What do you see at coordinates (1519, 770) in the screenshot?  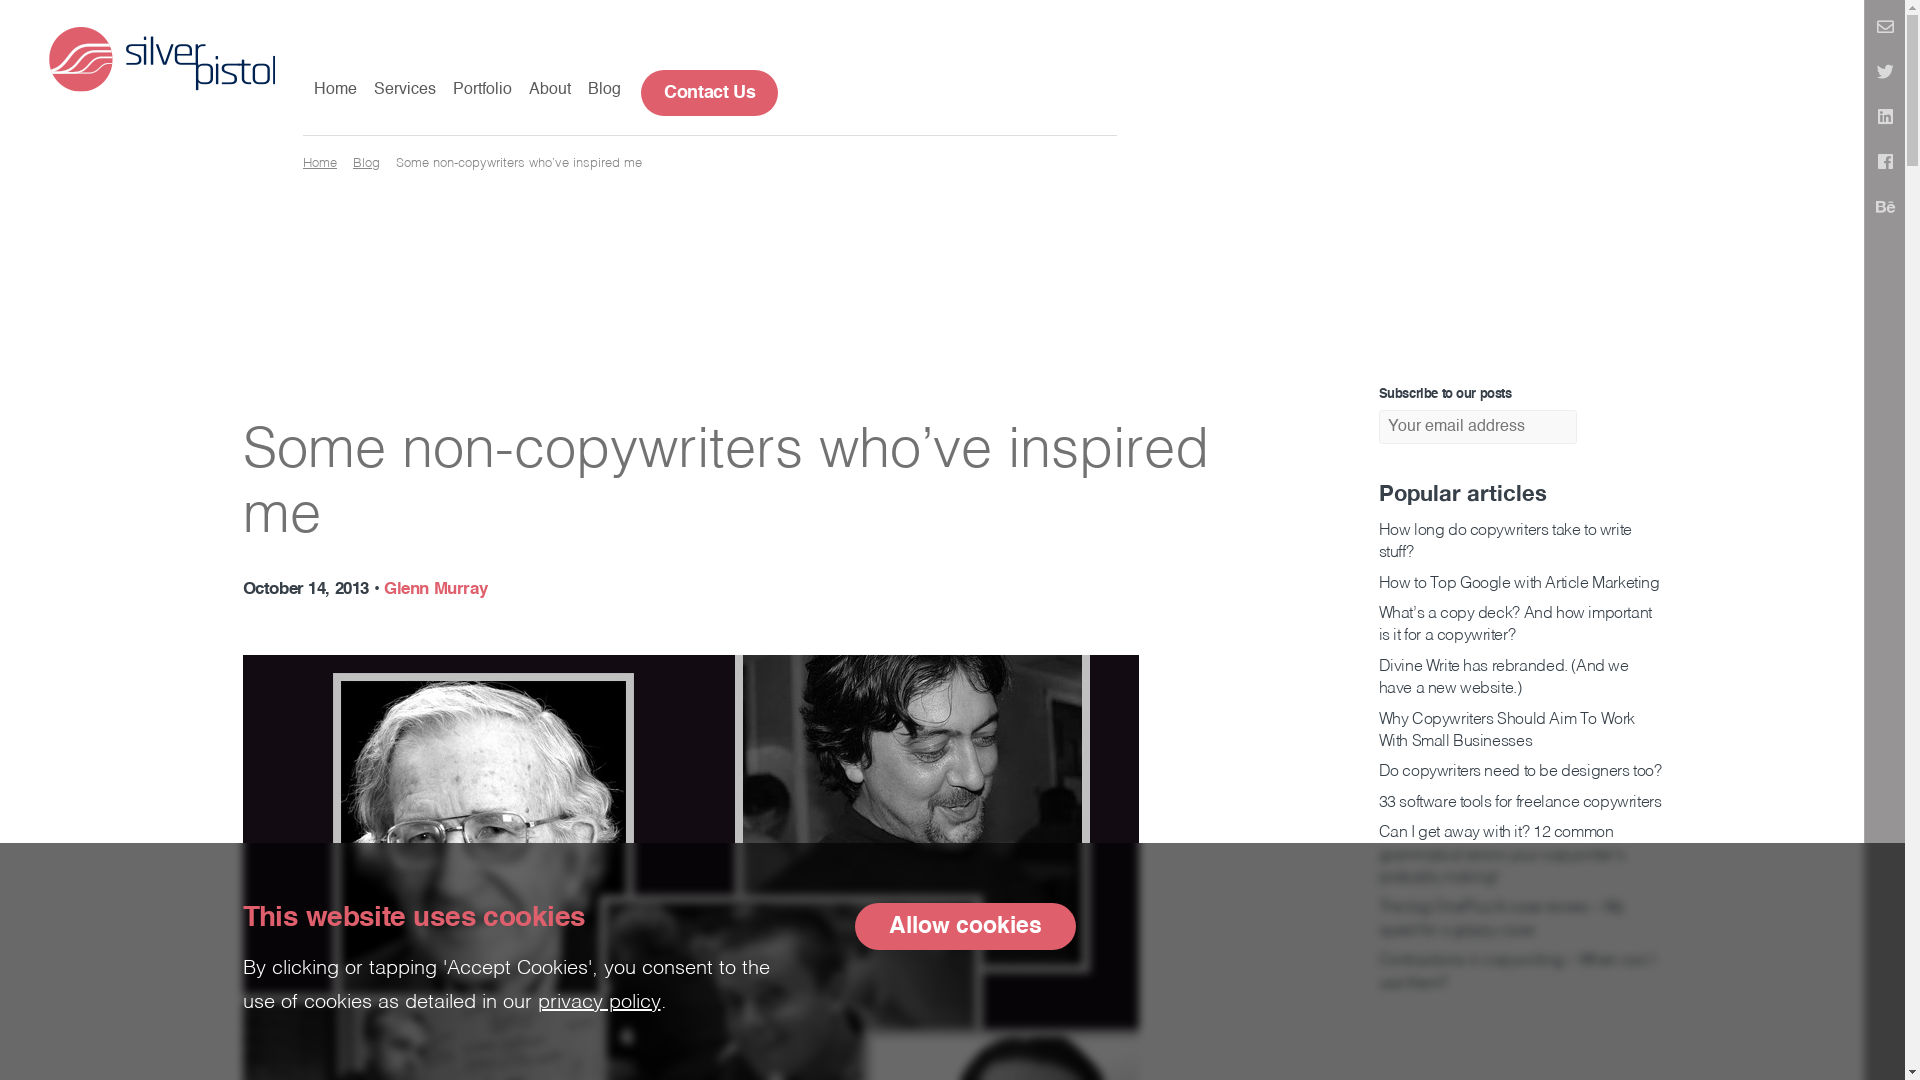 I see `'Do copywriters need to be designers too?'` at bounding box center [1519, 770].